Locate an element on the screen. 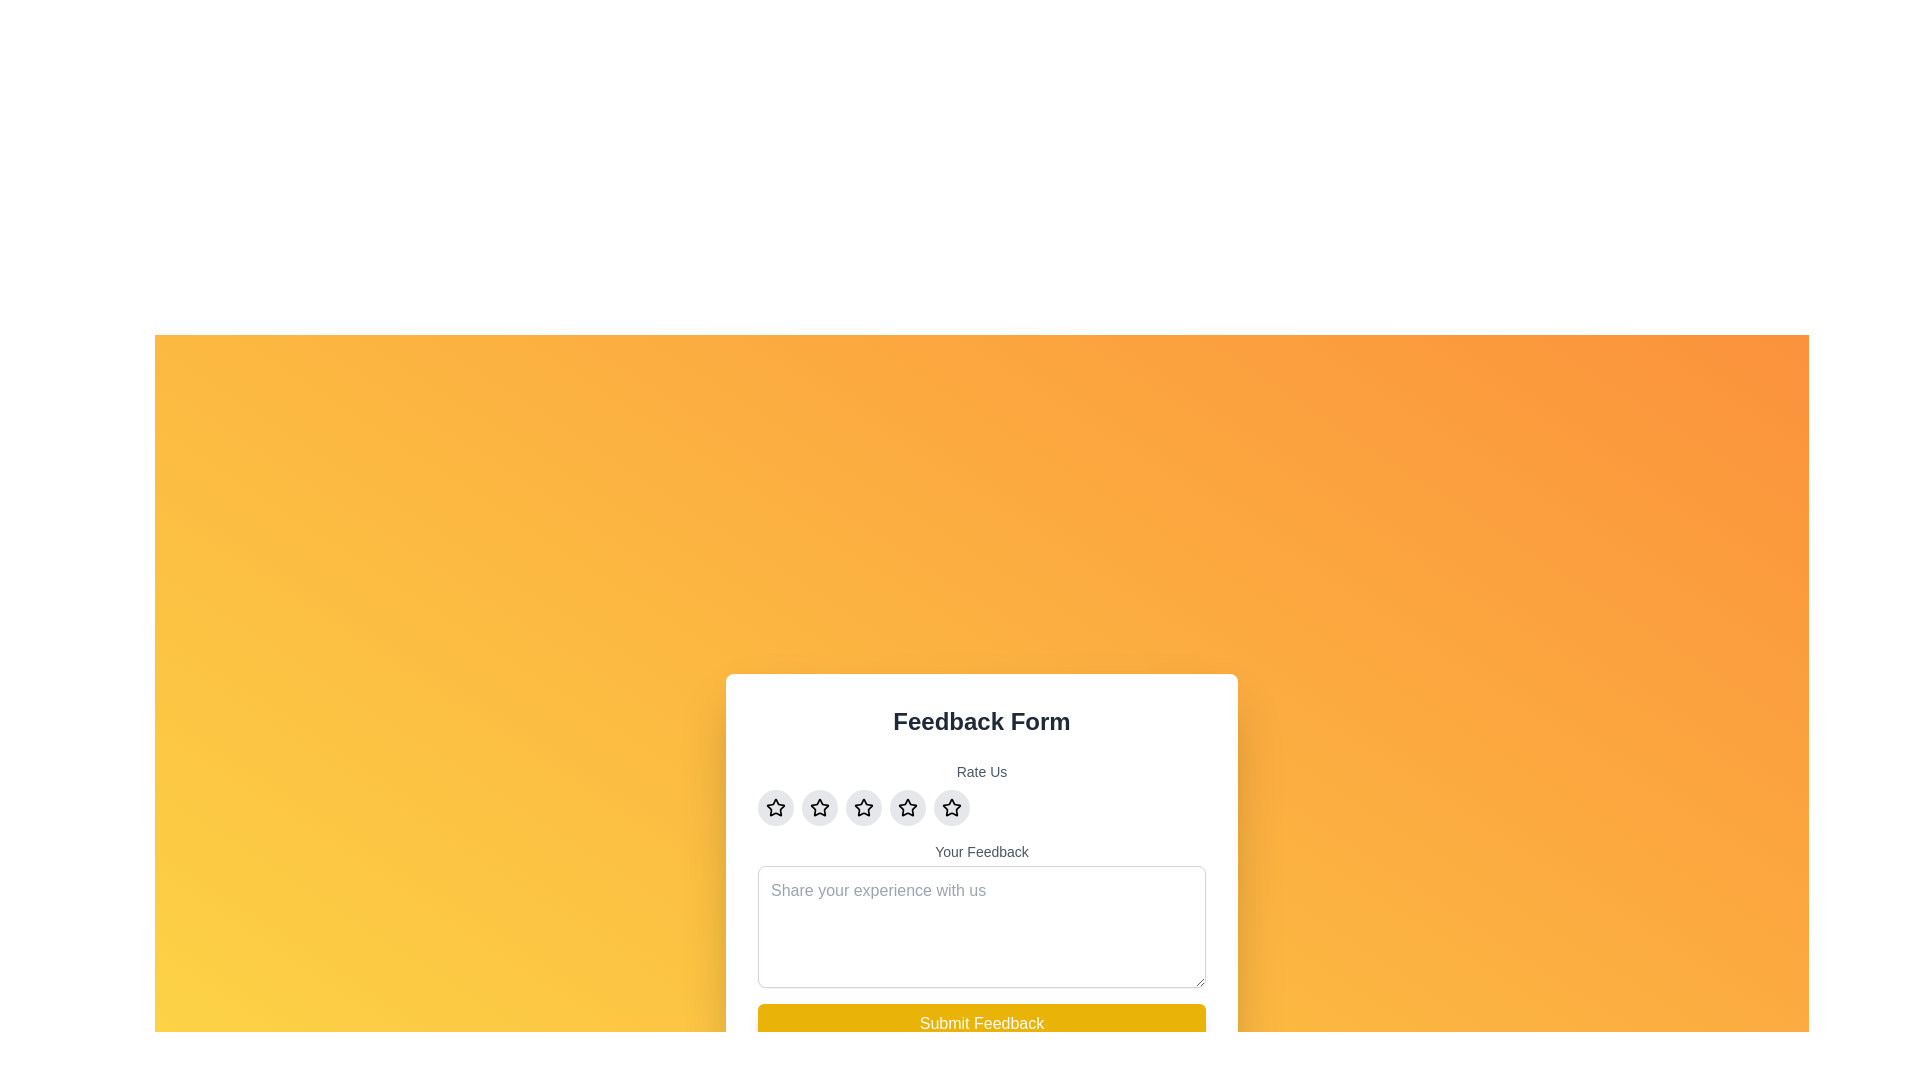 The width and height of the screenshot is (1920, 1080). the fourth star-shaped icon from the left in the row of five rating stars below the 'Rate Us' text is located at coordinates (950, 806).